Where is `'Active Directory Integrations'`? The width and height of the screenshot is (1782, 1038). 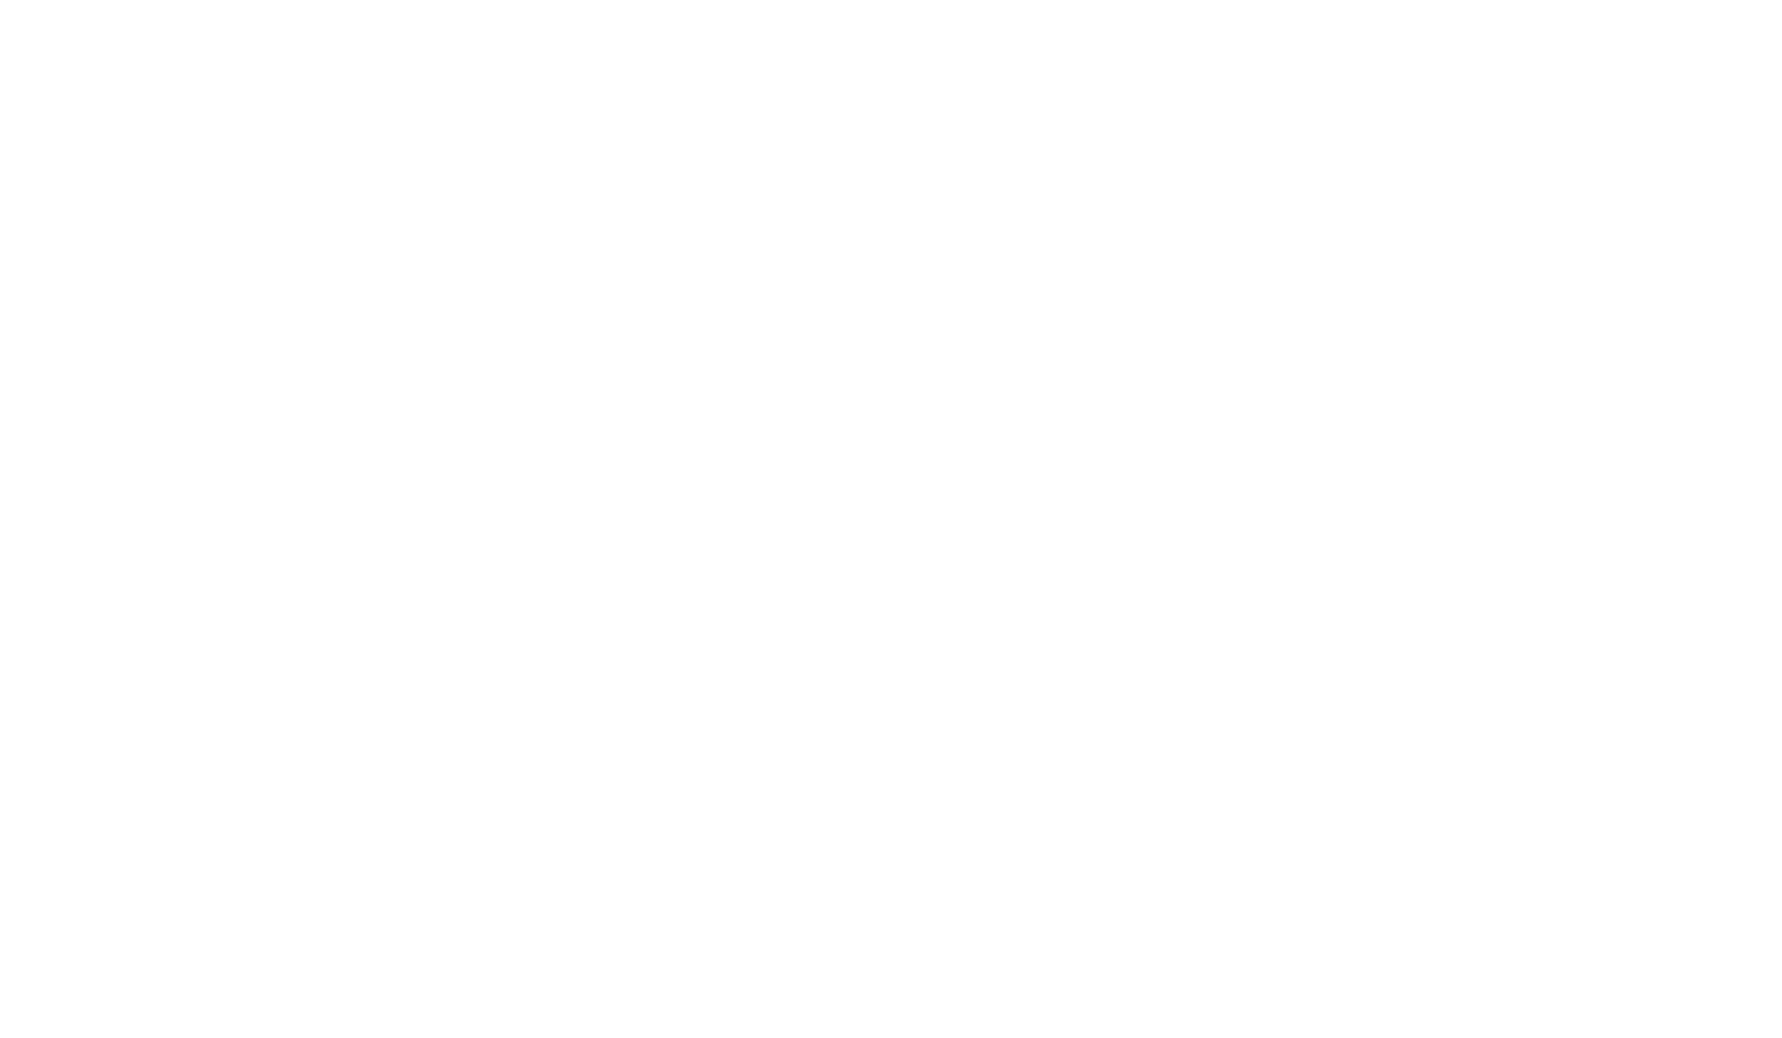 'Active Directory Integrations' is located at coordinates (786, 813).